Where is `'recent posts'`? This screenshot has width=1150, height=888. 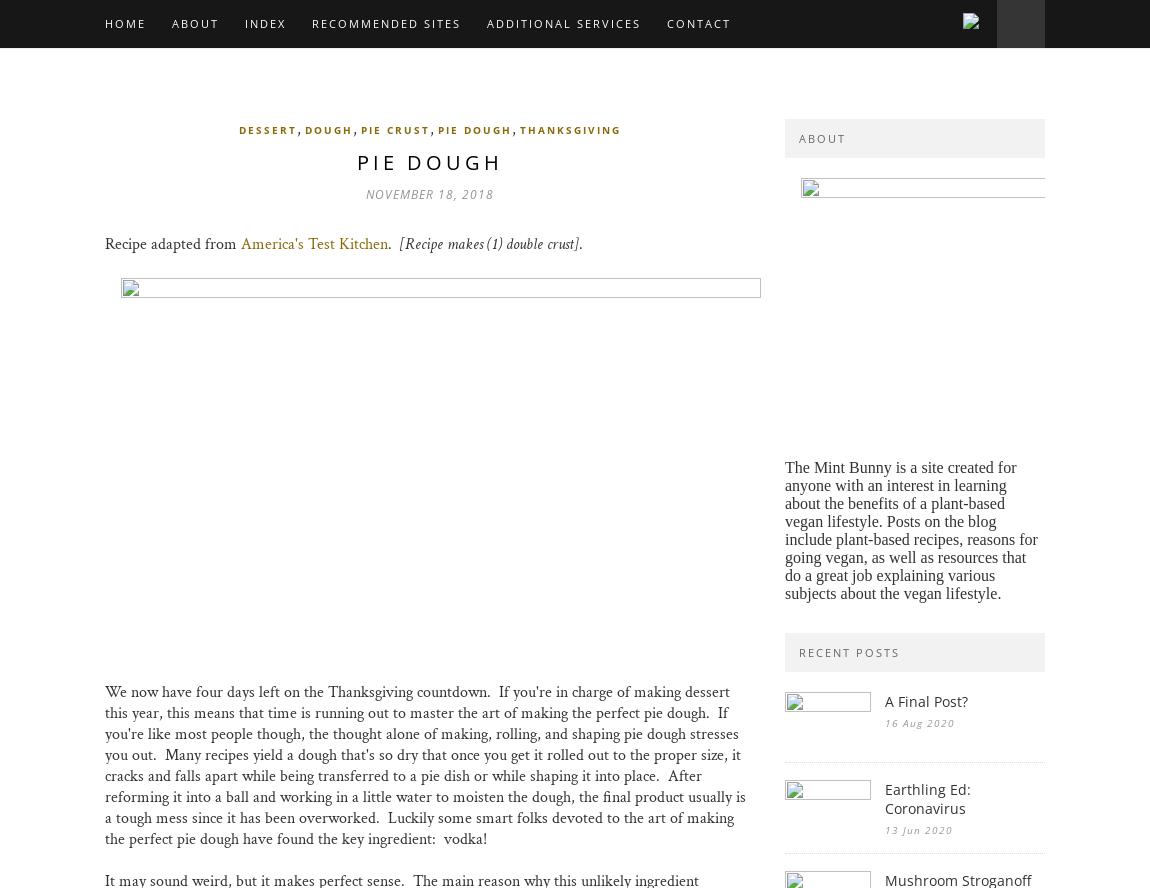
'recent posts' is located at coordinates (848, 651).